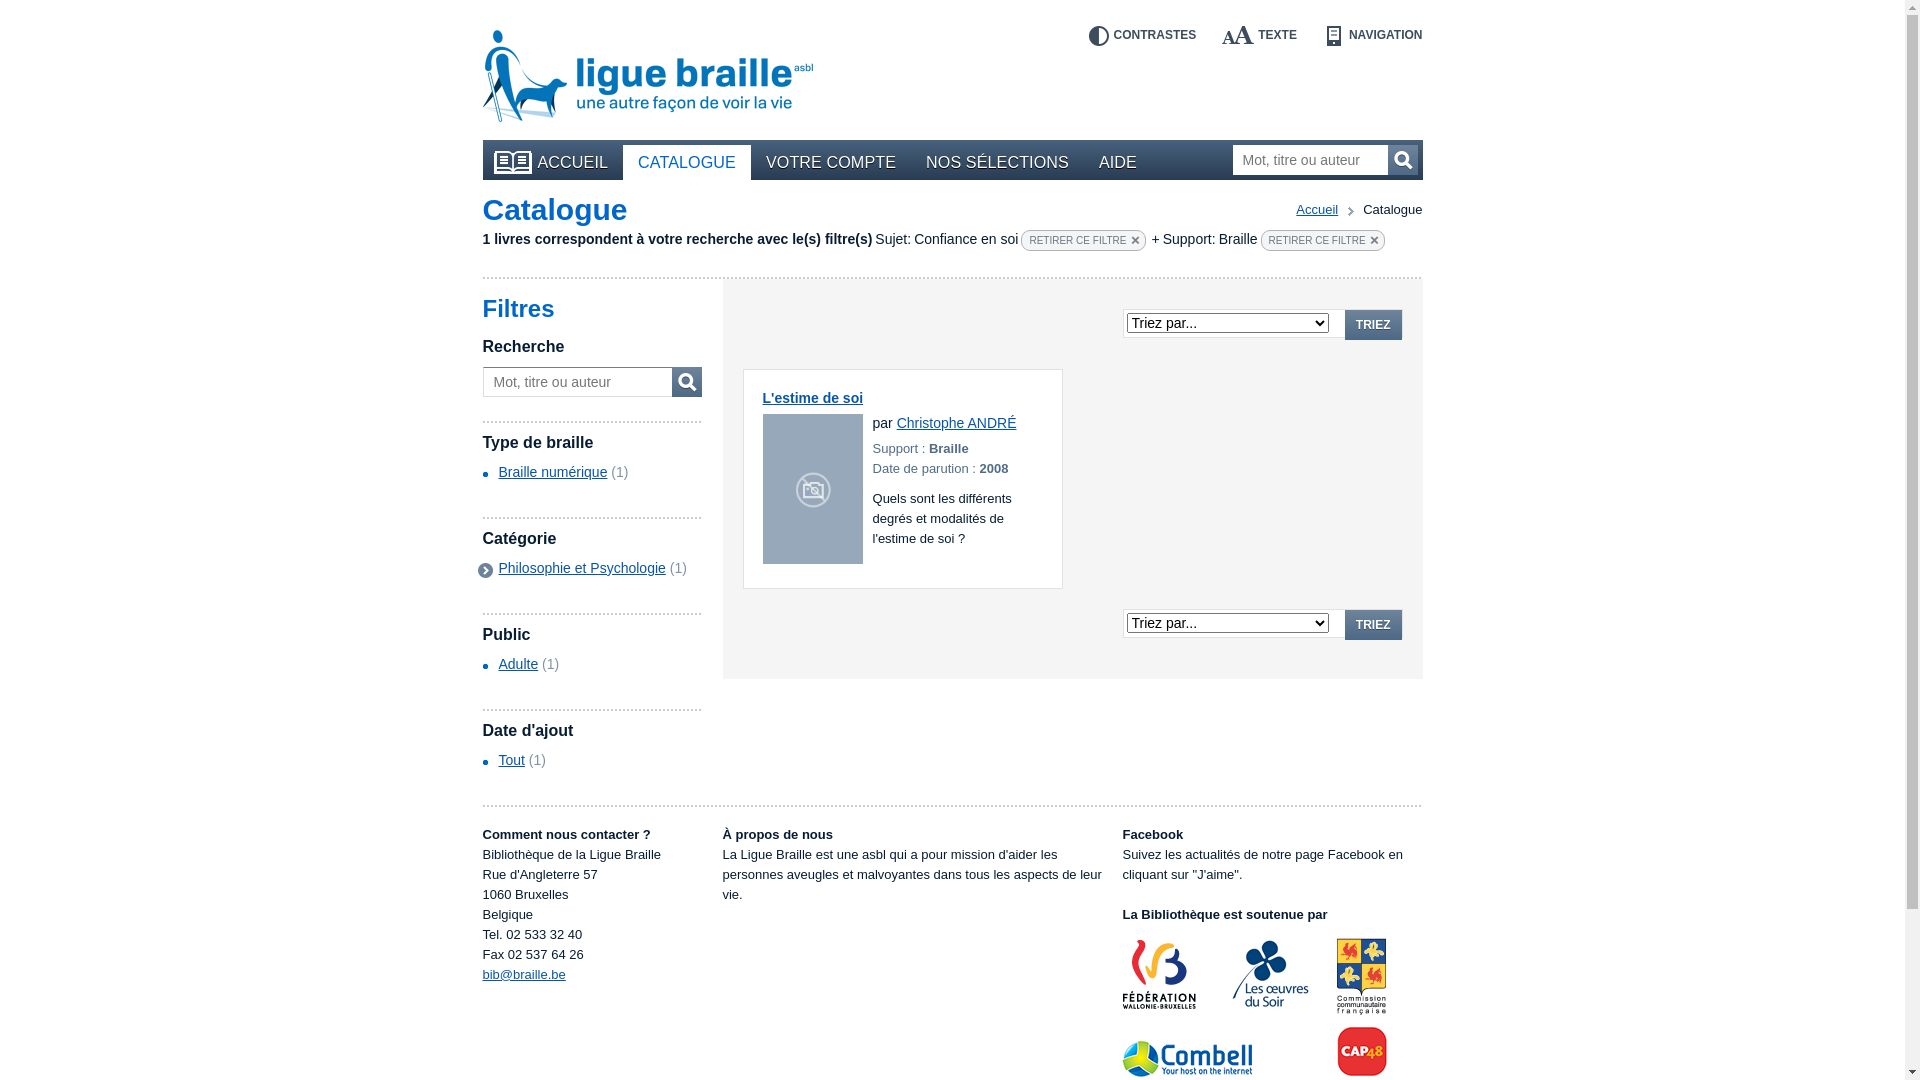 Image resolution: width=1920 pixels, height=1080 pixels. I want to click on 'ACCUEIL', so click(488, 161).